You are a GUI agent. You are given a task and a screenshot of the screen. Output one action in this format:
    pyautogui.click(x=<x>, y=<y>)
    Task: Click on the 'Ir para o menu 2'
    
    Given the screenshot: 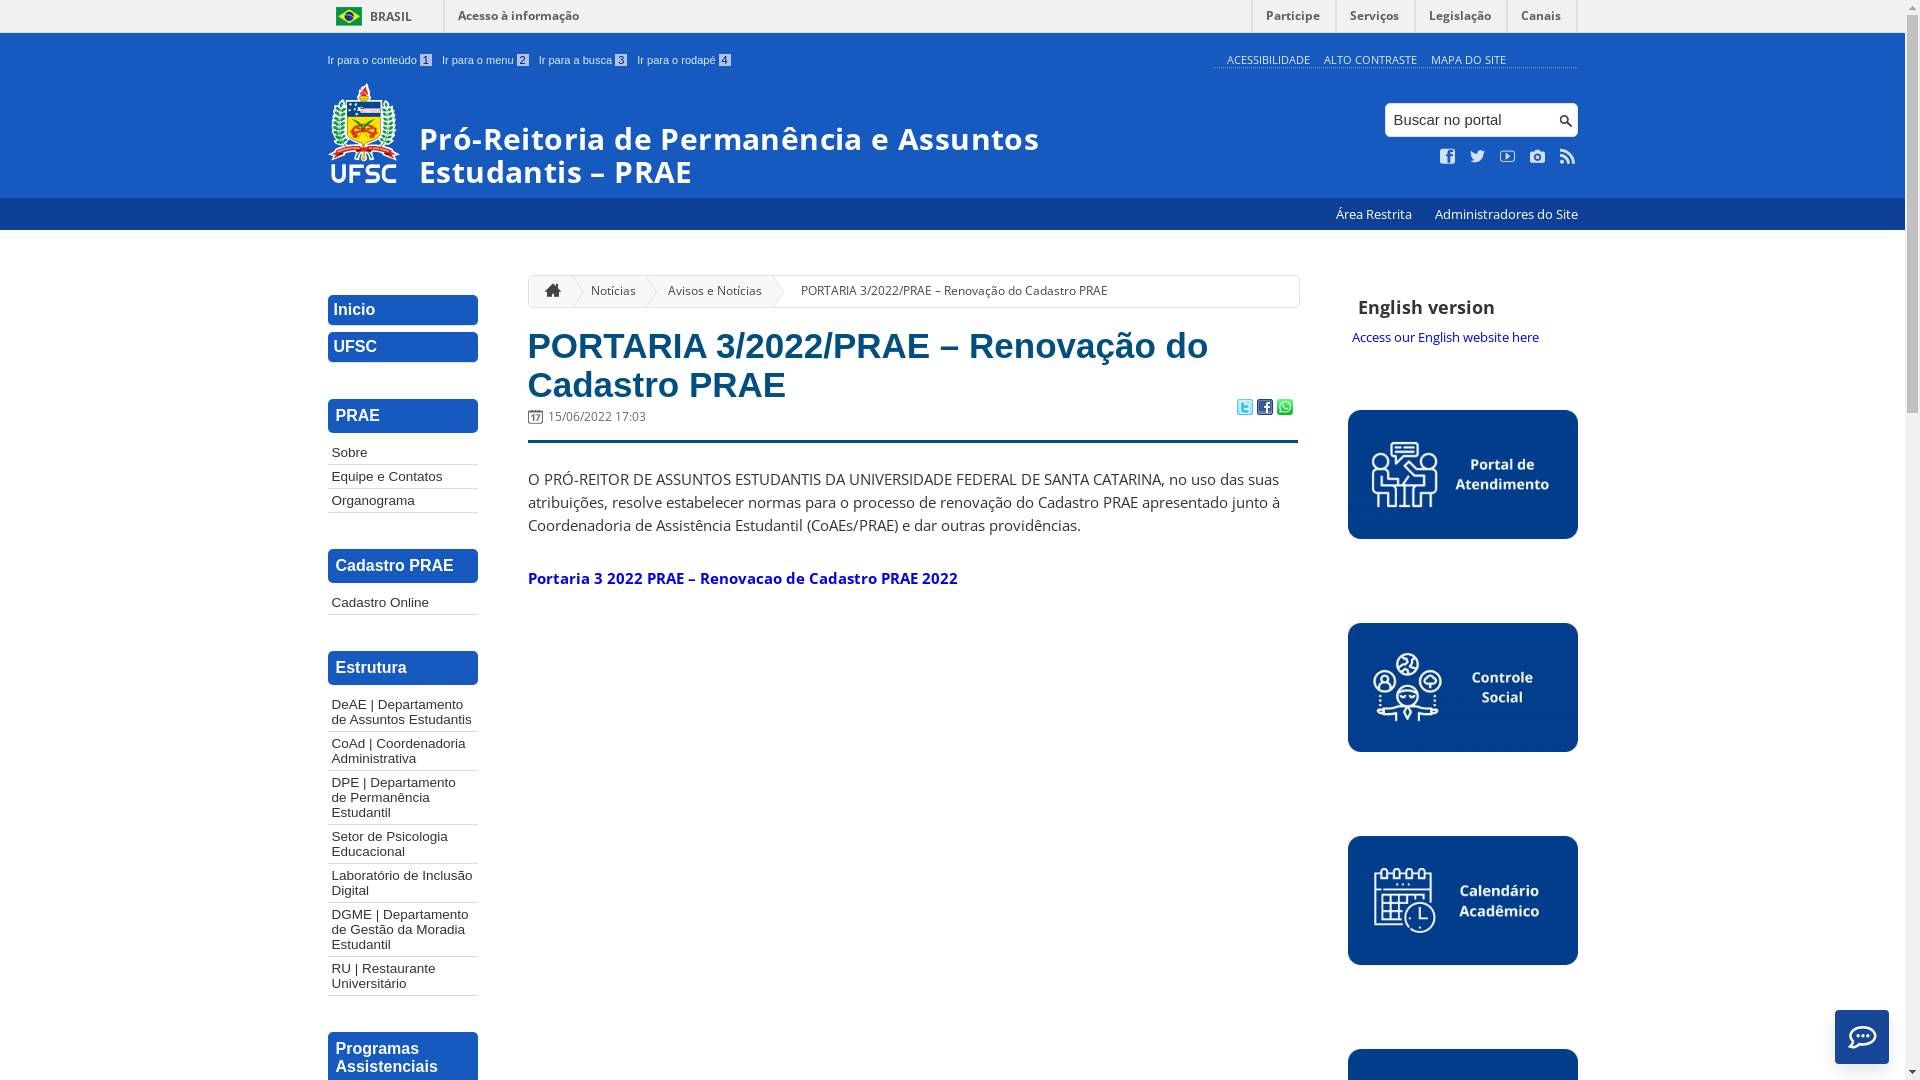 What is the action you would take?
    pyautogui.click(x=485, y=59)
    